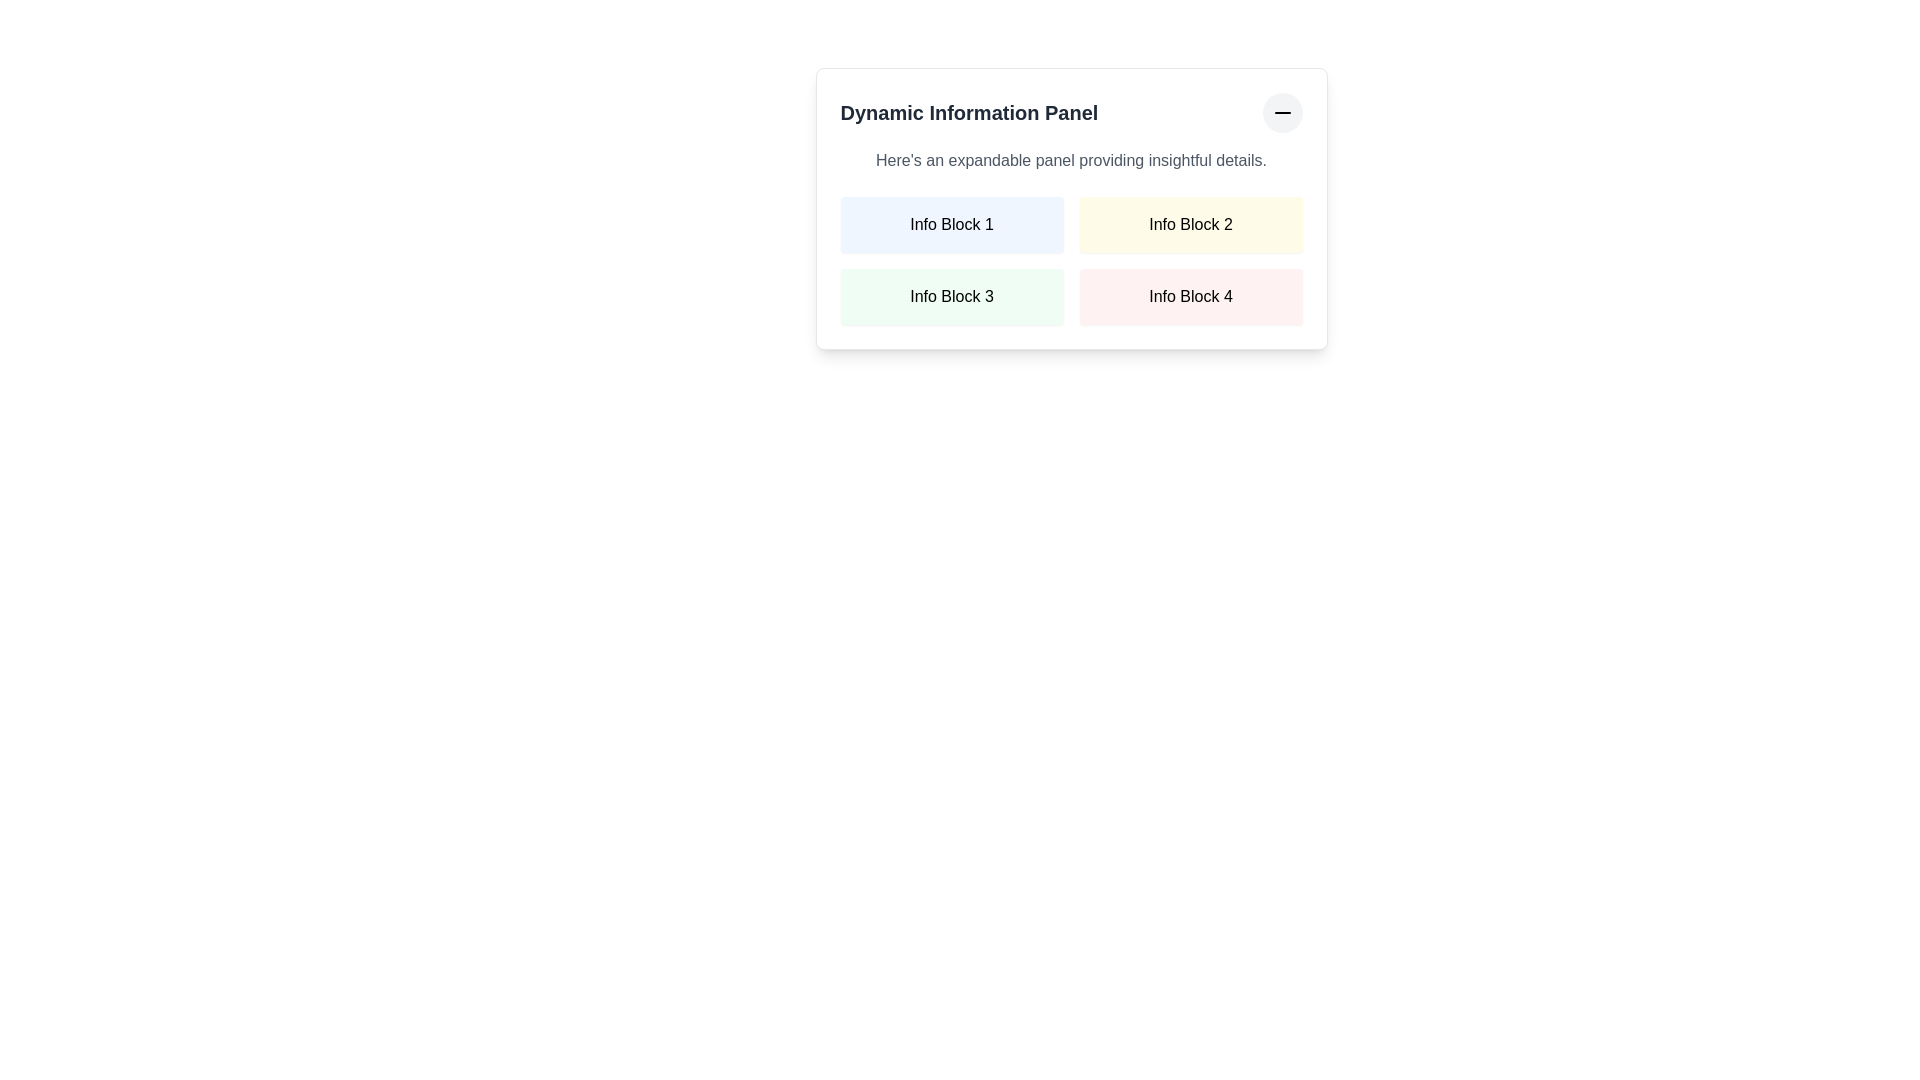 The width and height of the screenshot is (1920, 1080). Describe the element at coordinates (950, 297) in the screenshot. I see `the informational label block located in the second row and first column of the grid layout, which is positioned directly below 'Info Block 1'` at that location.